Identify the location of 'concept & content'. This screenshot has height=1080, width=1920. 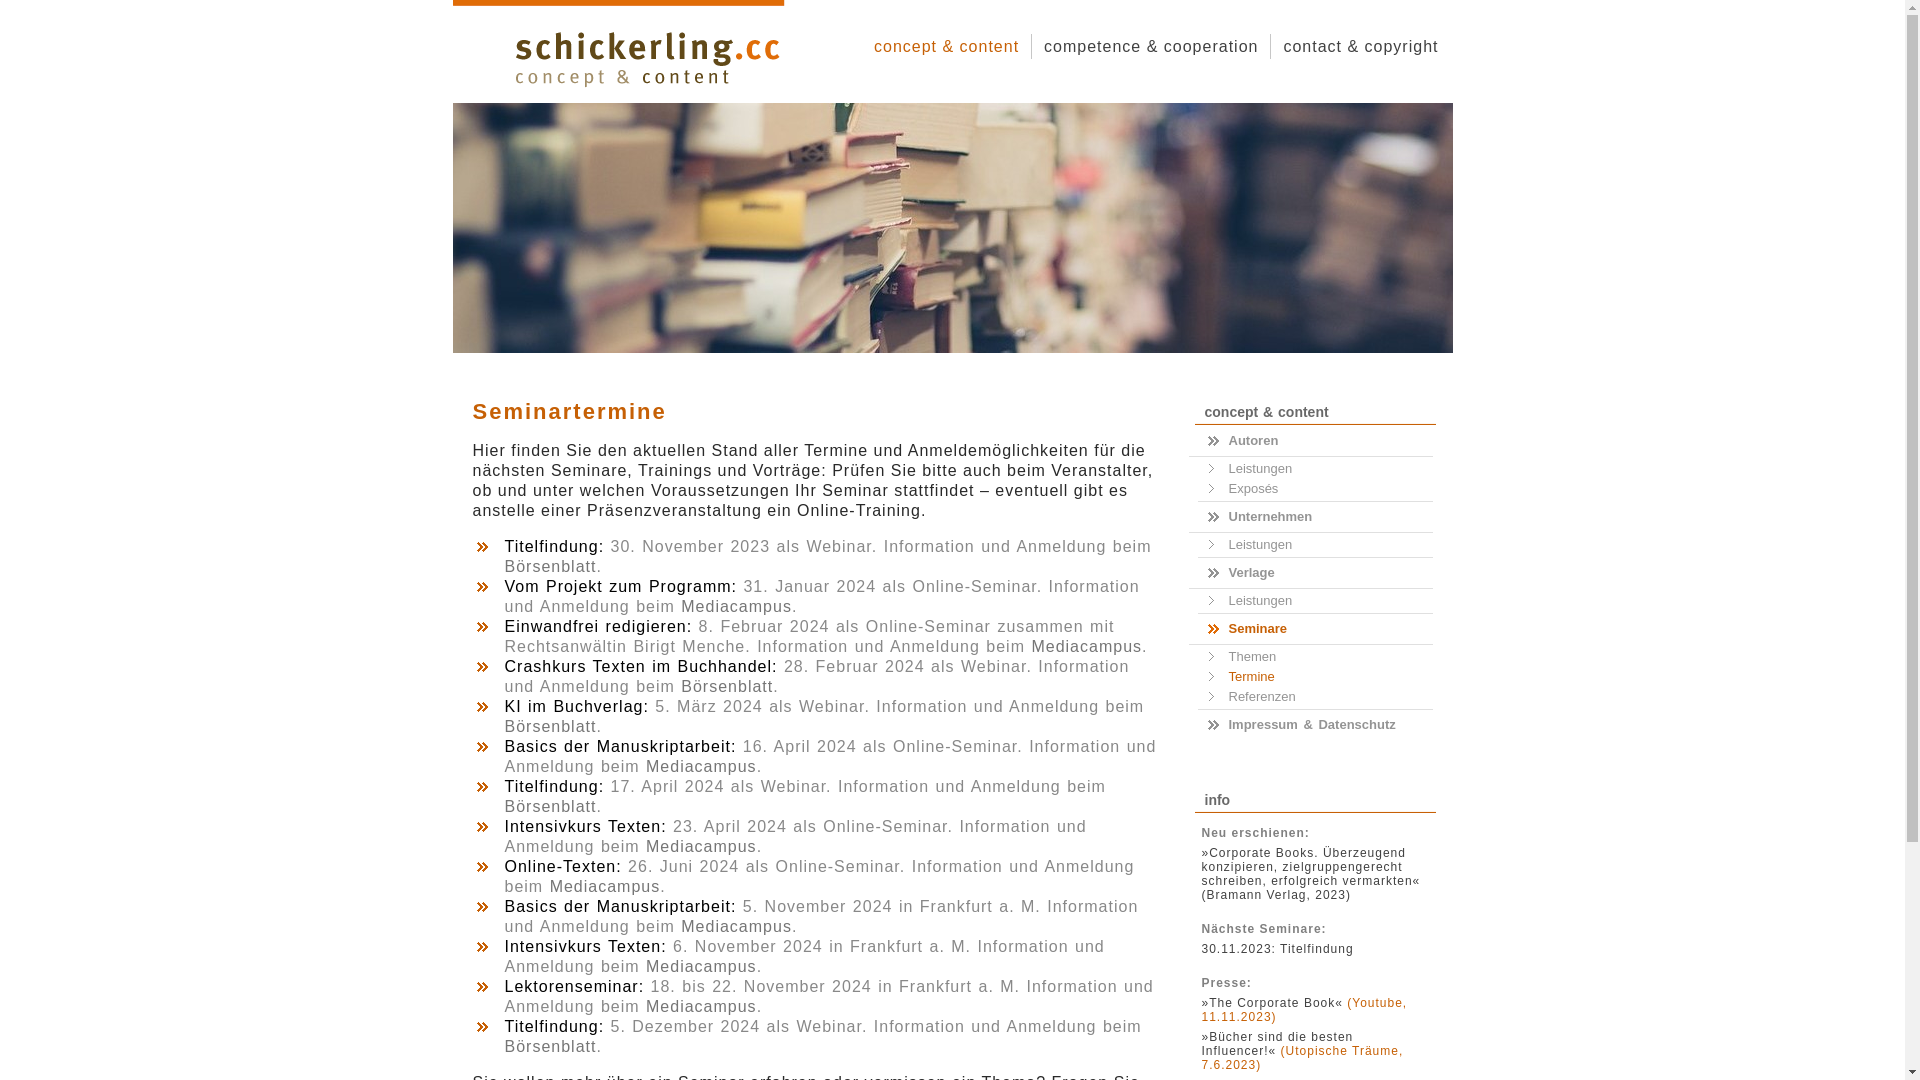
(945, 45).